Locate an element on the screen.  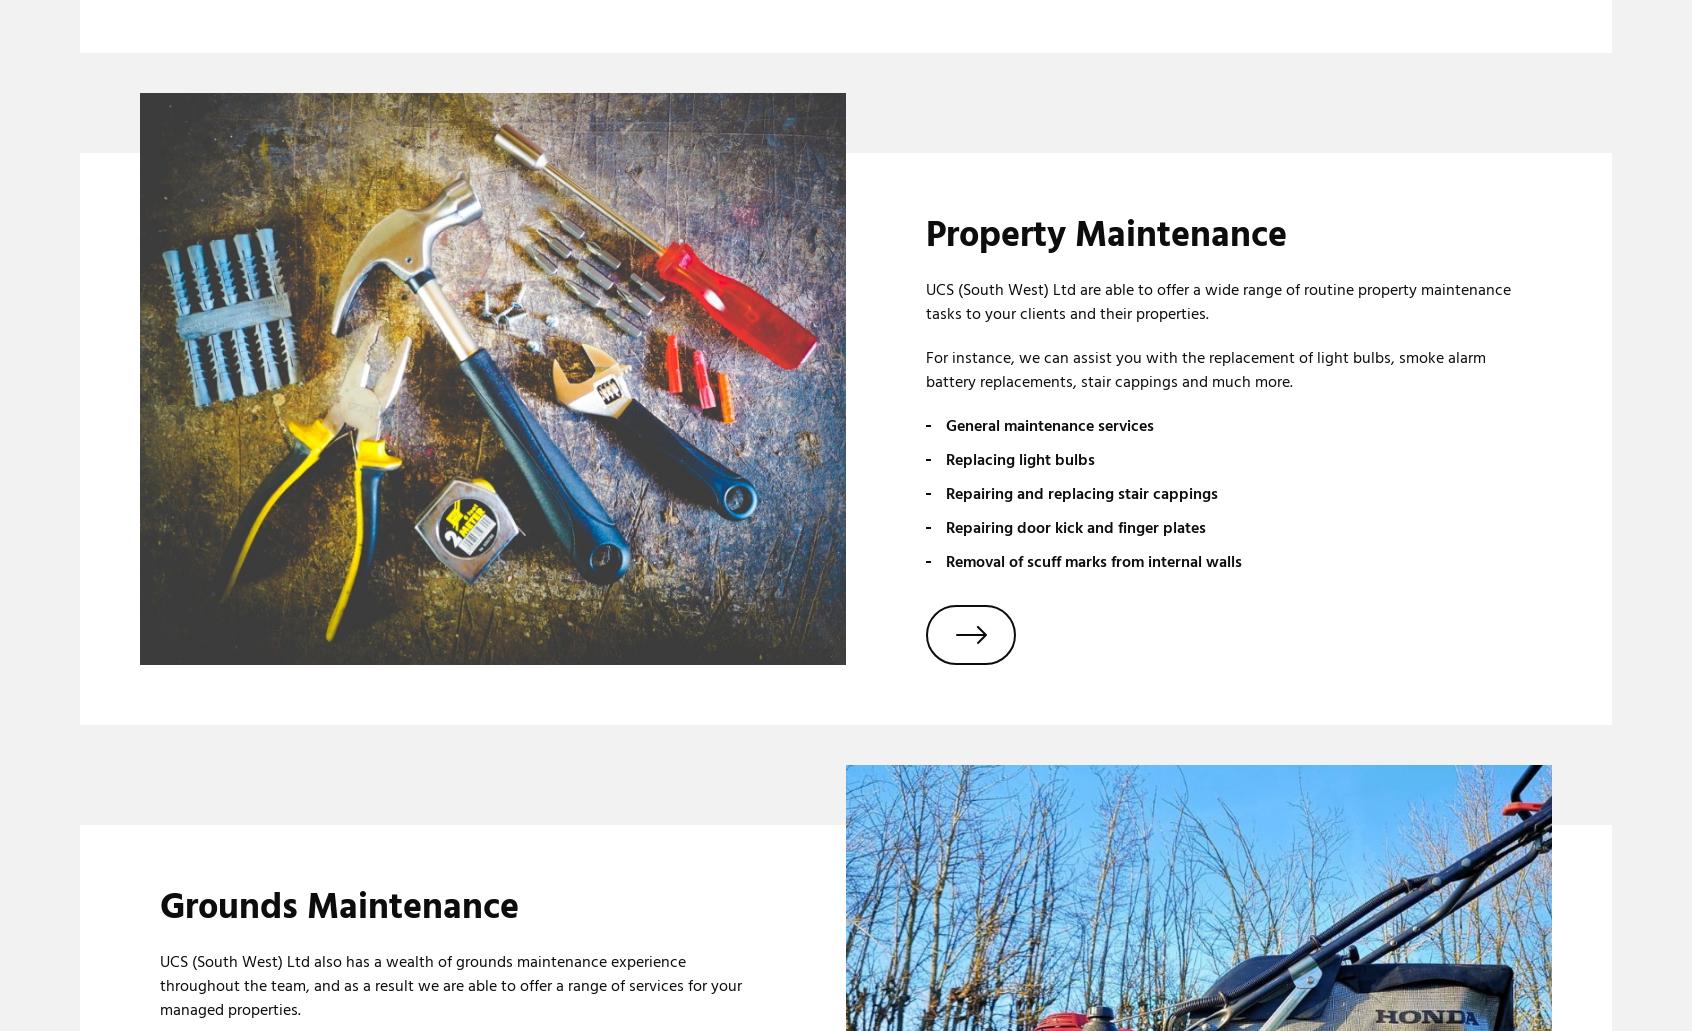
'Replacing light bulbs' is located at coordinates (1019, 460).